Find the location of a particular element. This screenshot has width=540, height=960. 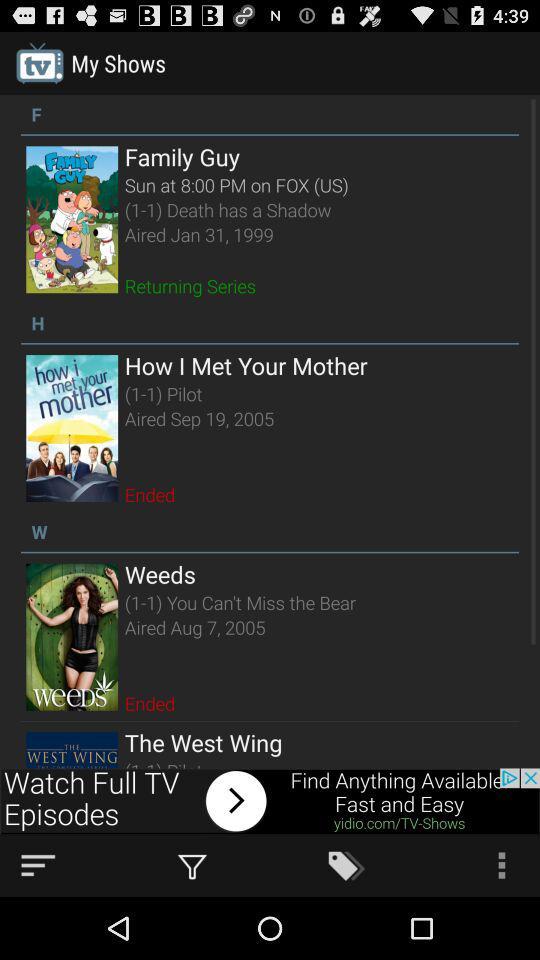

next option is located at coordinates (270, 801).